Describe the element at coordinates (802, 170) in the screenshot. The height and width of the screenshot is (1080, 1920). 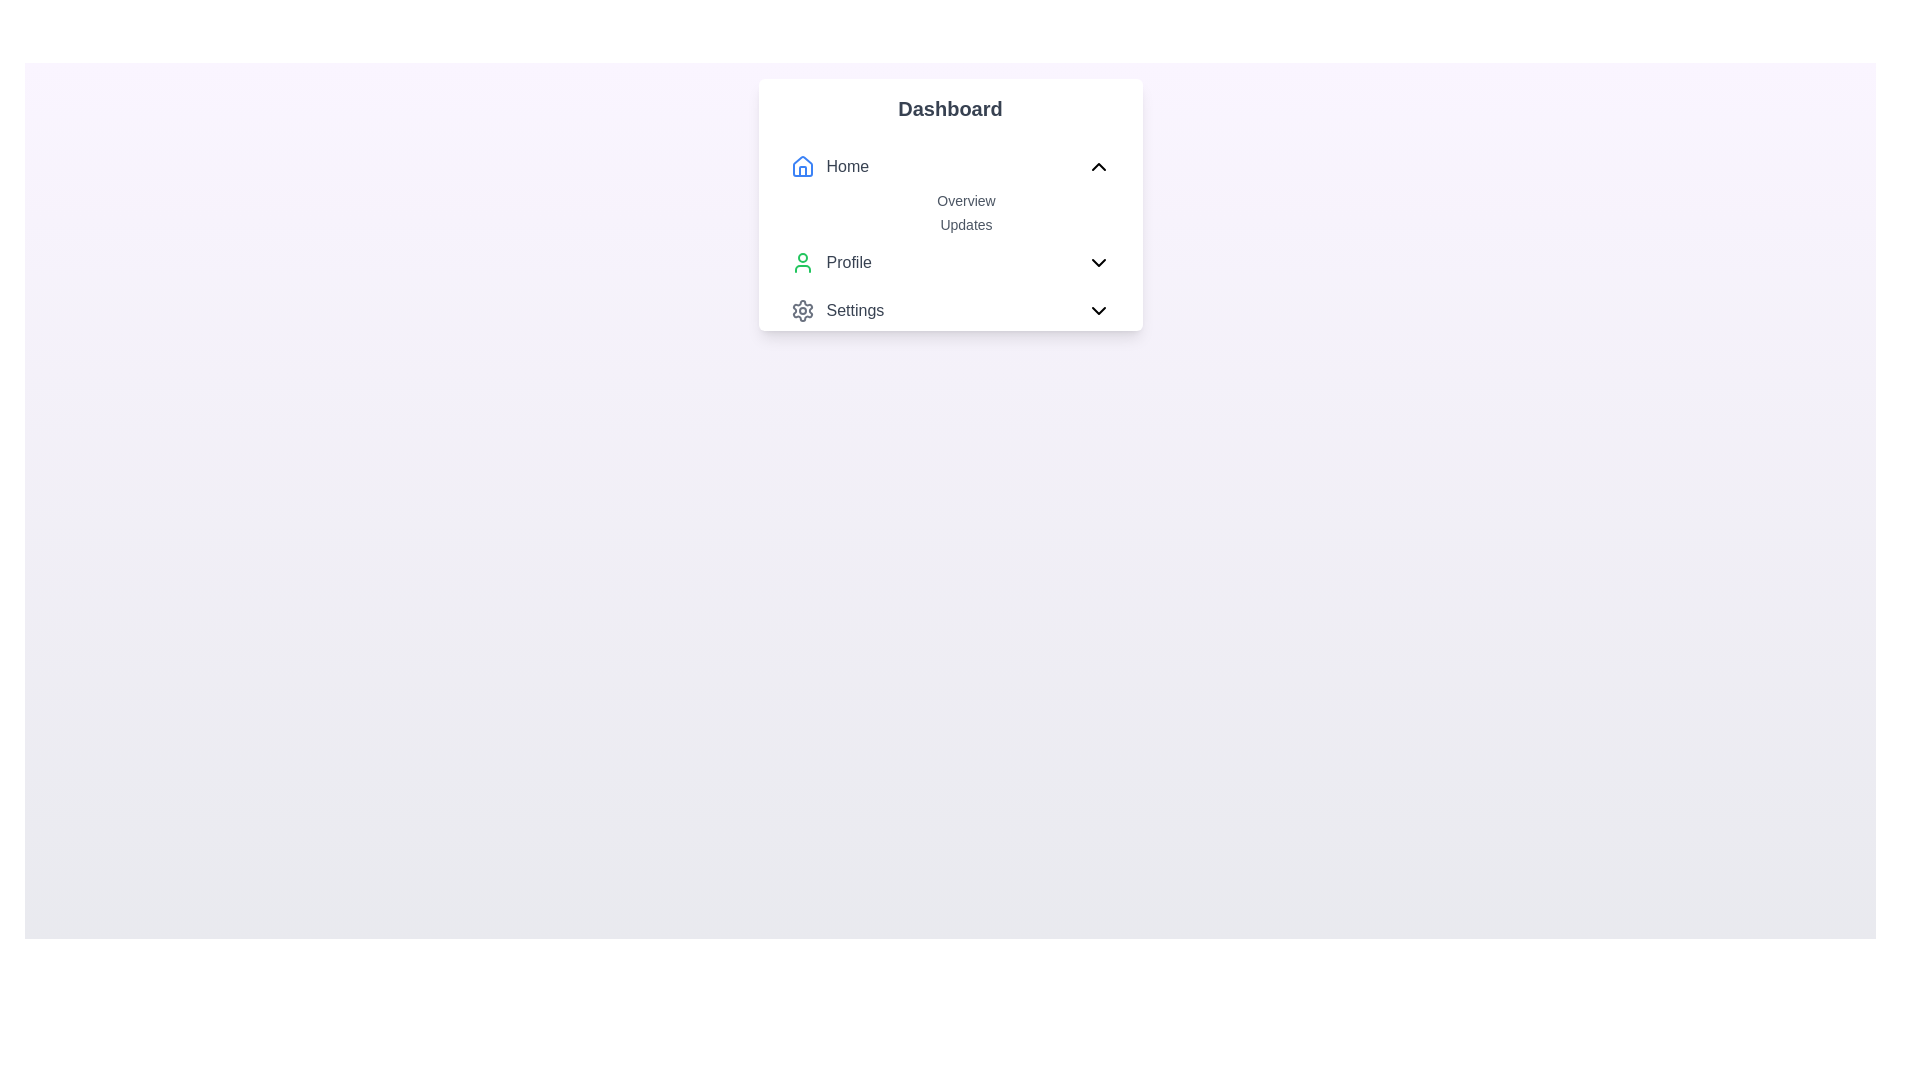
I see `the central vertical bar of the 'Home' menu icon, which is a non-interactive graphical part of the SVG representing the home section in the dashboard menu` at that location.